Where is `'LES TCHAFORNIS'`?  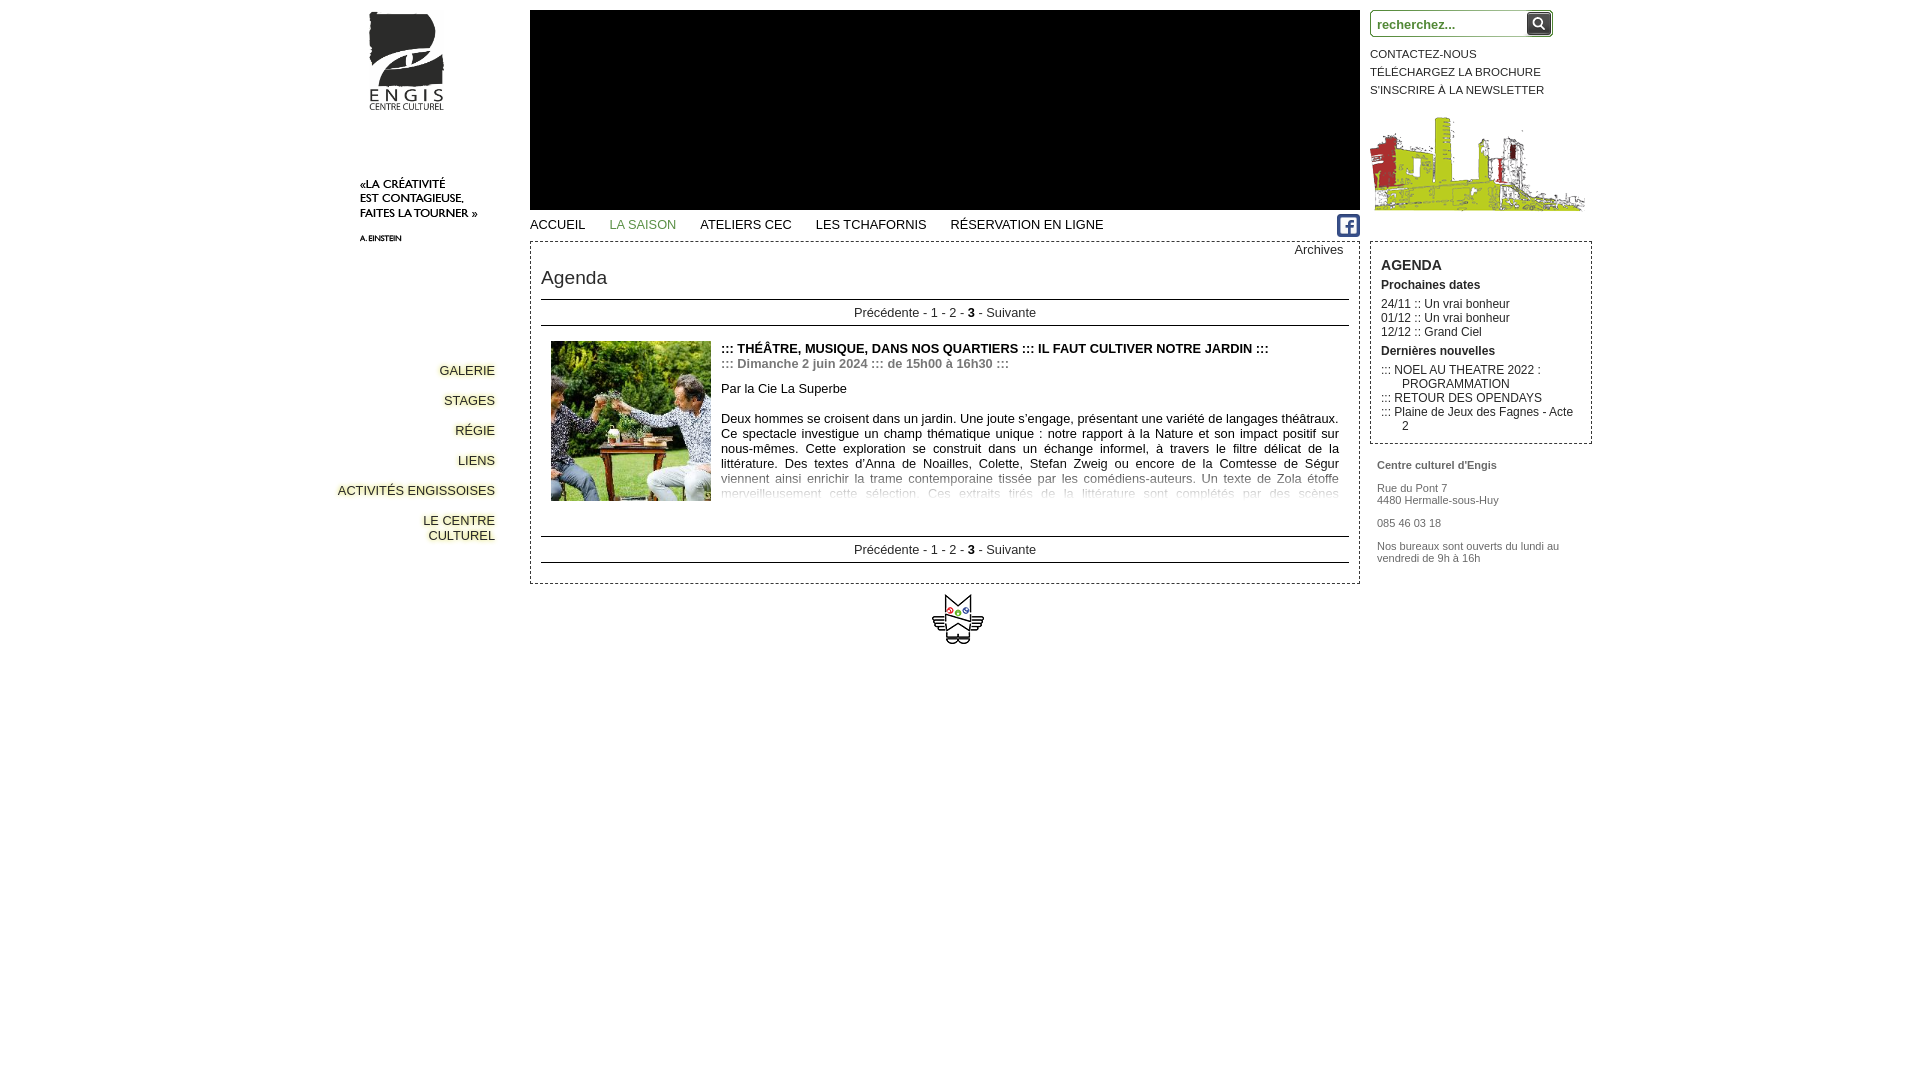
'LES TCHAFORNIS' is located at coordinates (882, 225).